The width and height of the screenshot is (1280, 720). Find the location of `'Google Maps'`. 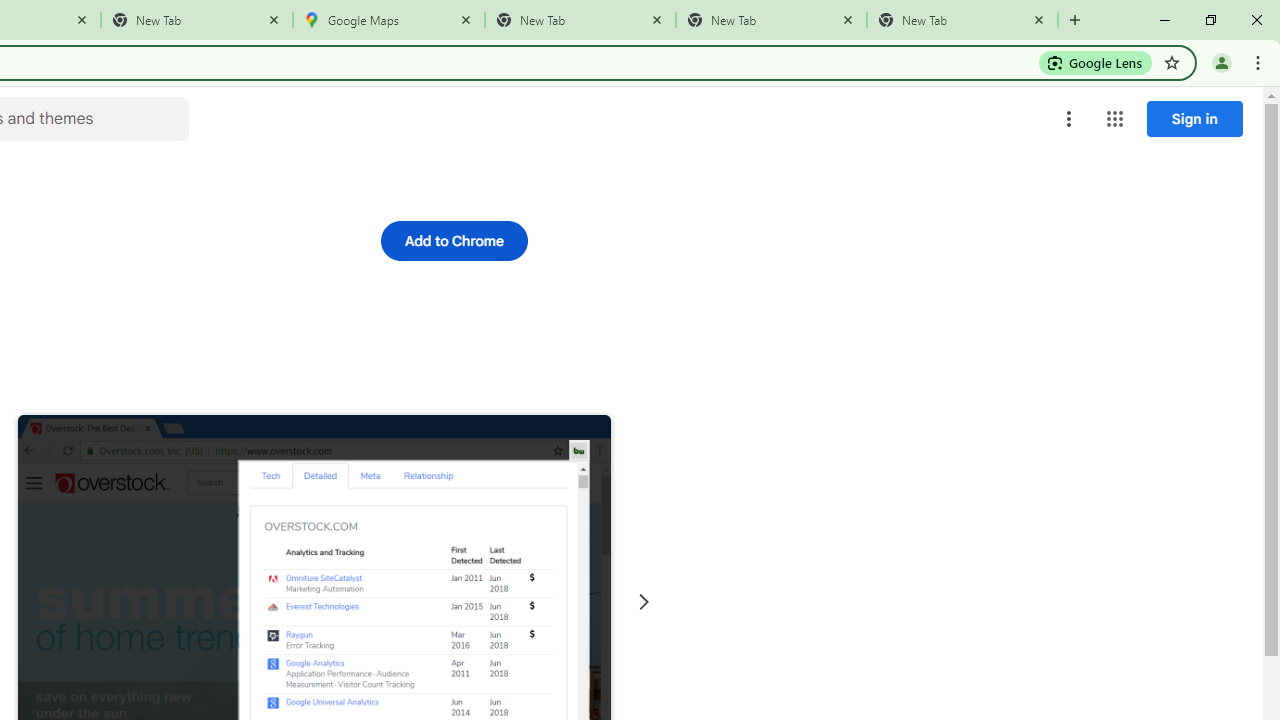

'Google Maps' is located at coordinates (389, 20).